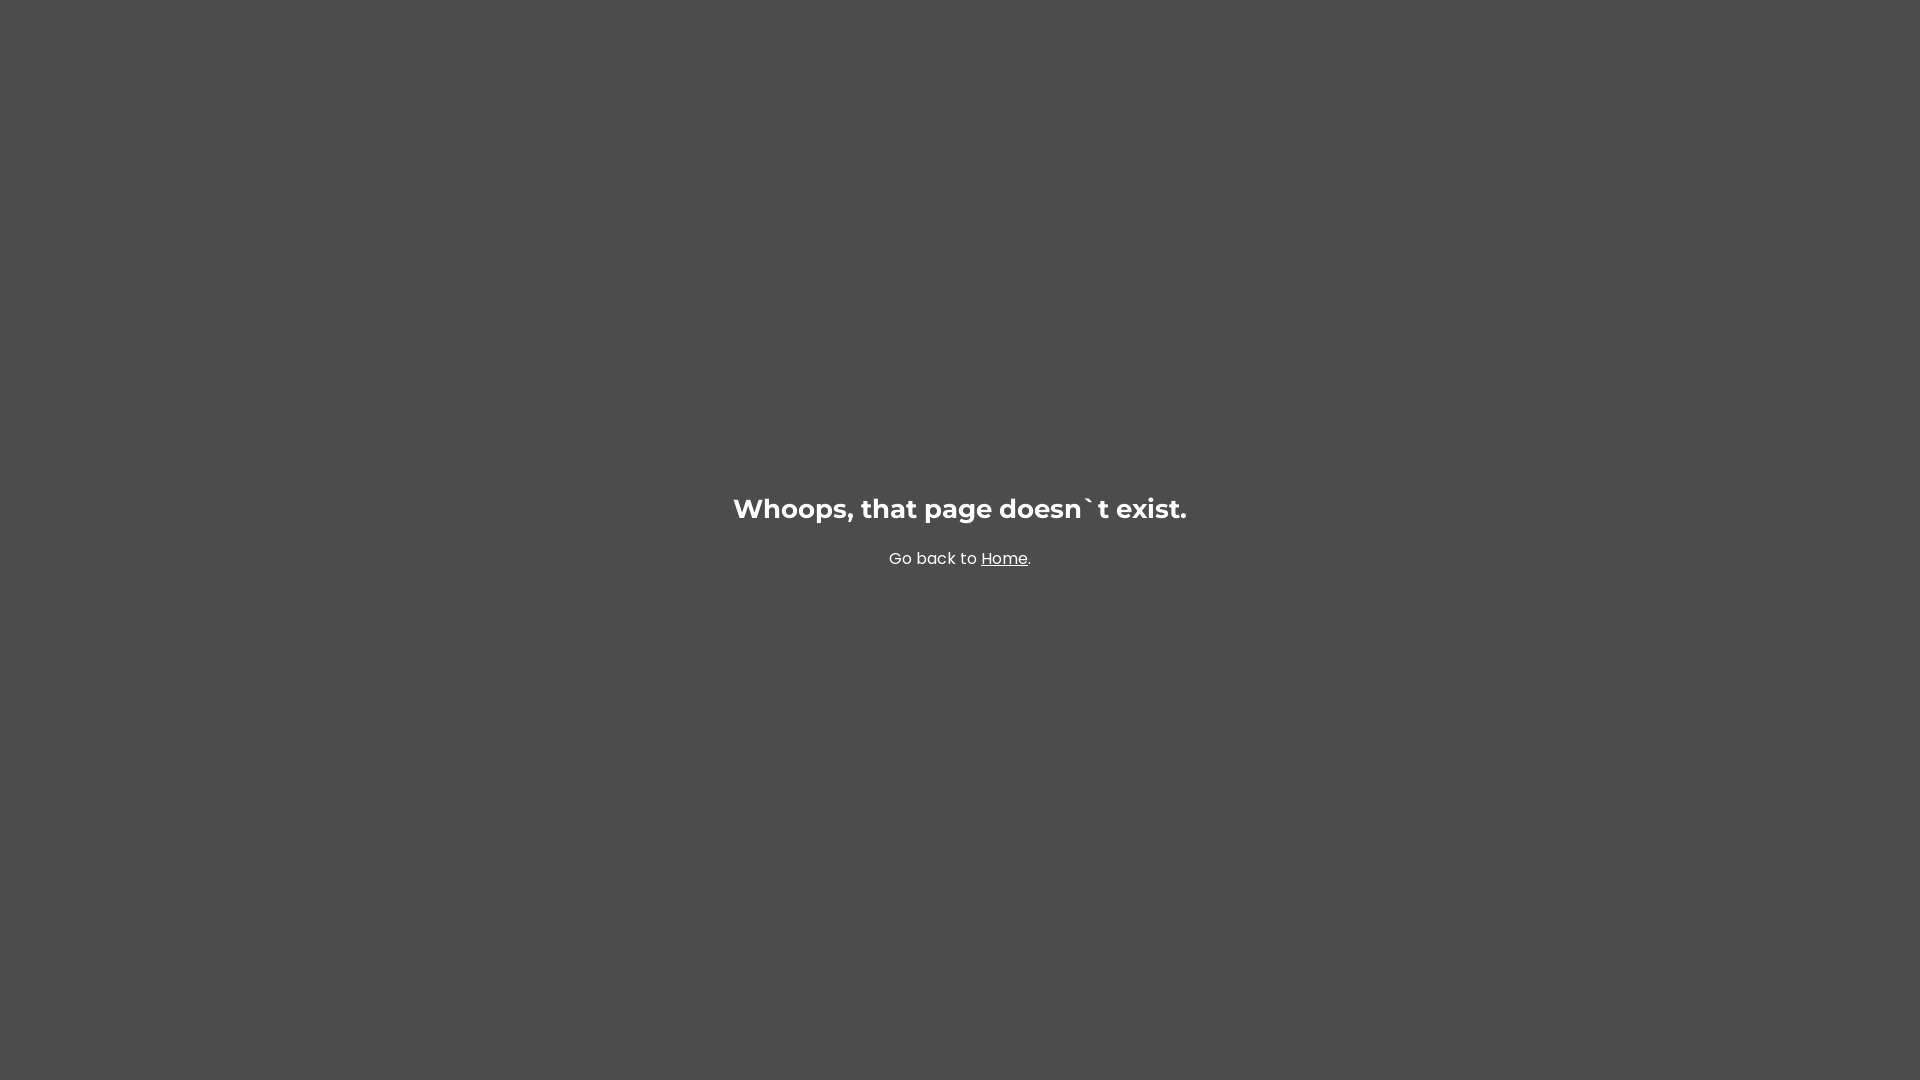 The width and height of the screenshot is (1920, 1080). Describe the element at coordinates (1004, 558) in the screenshot. I see `'Home'` at that location.